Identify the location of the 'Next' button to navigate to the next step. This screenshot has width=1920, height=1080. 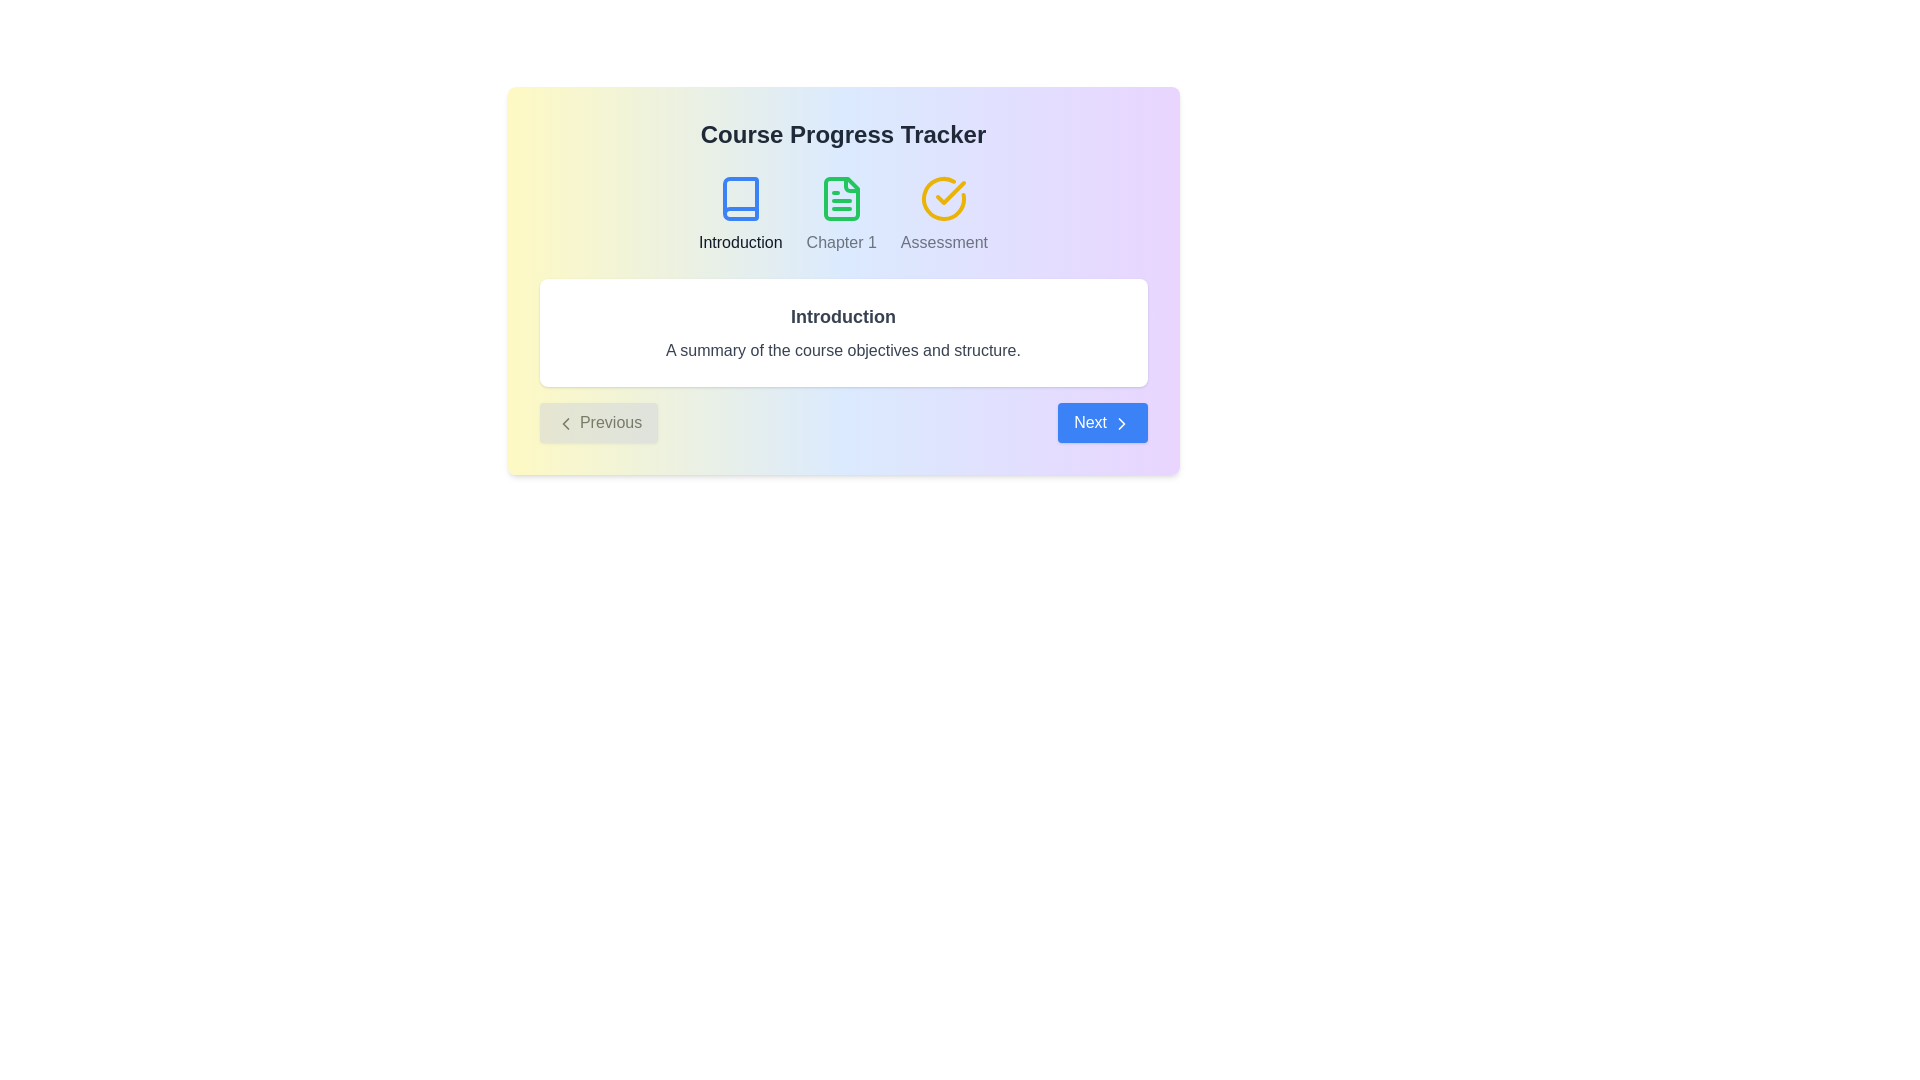
(1101, 422).